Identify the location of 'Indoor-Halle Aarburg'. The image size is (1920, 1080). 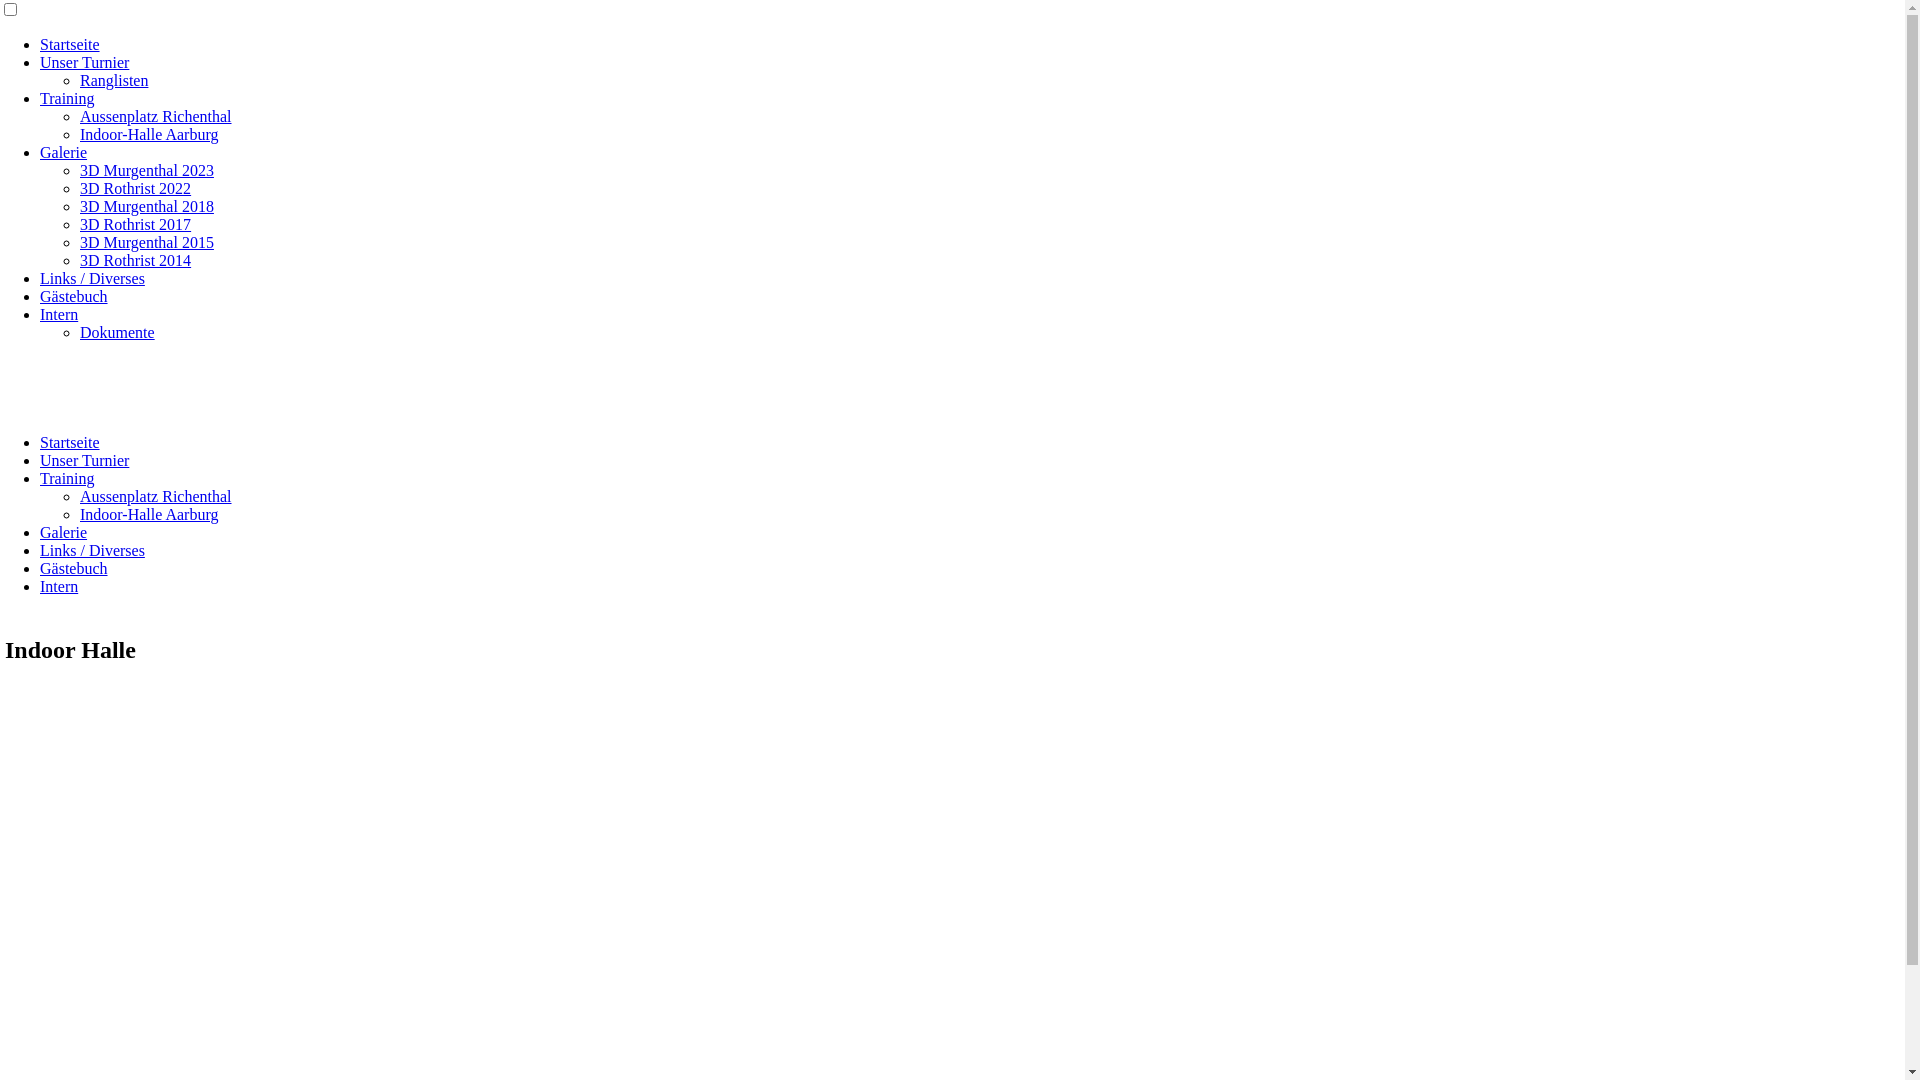
(147, 134).